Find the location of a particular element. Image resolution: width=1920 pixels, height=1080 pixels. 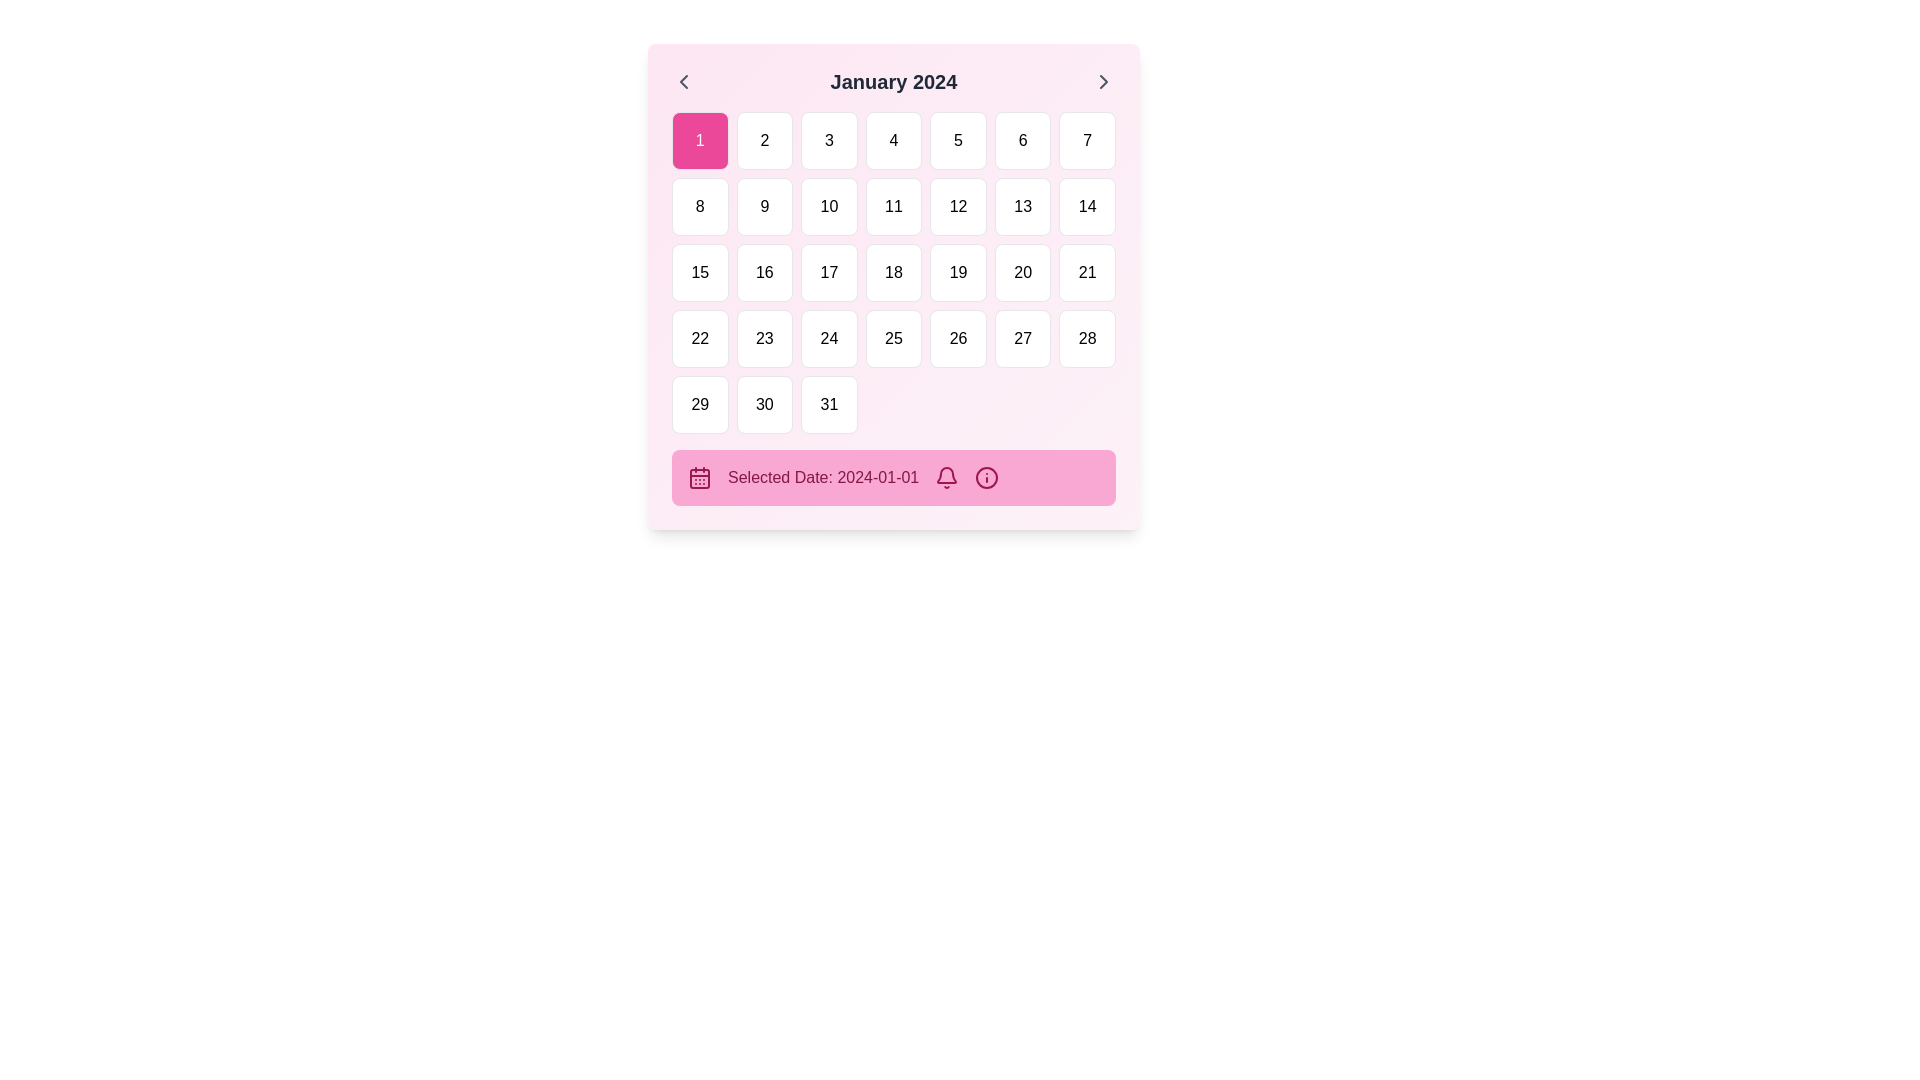

the button labeled '12' in the calendar grid is located at coordinates (957, 207).